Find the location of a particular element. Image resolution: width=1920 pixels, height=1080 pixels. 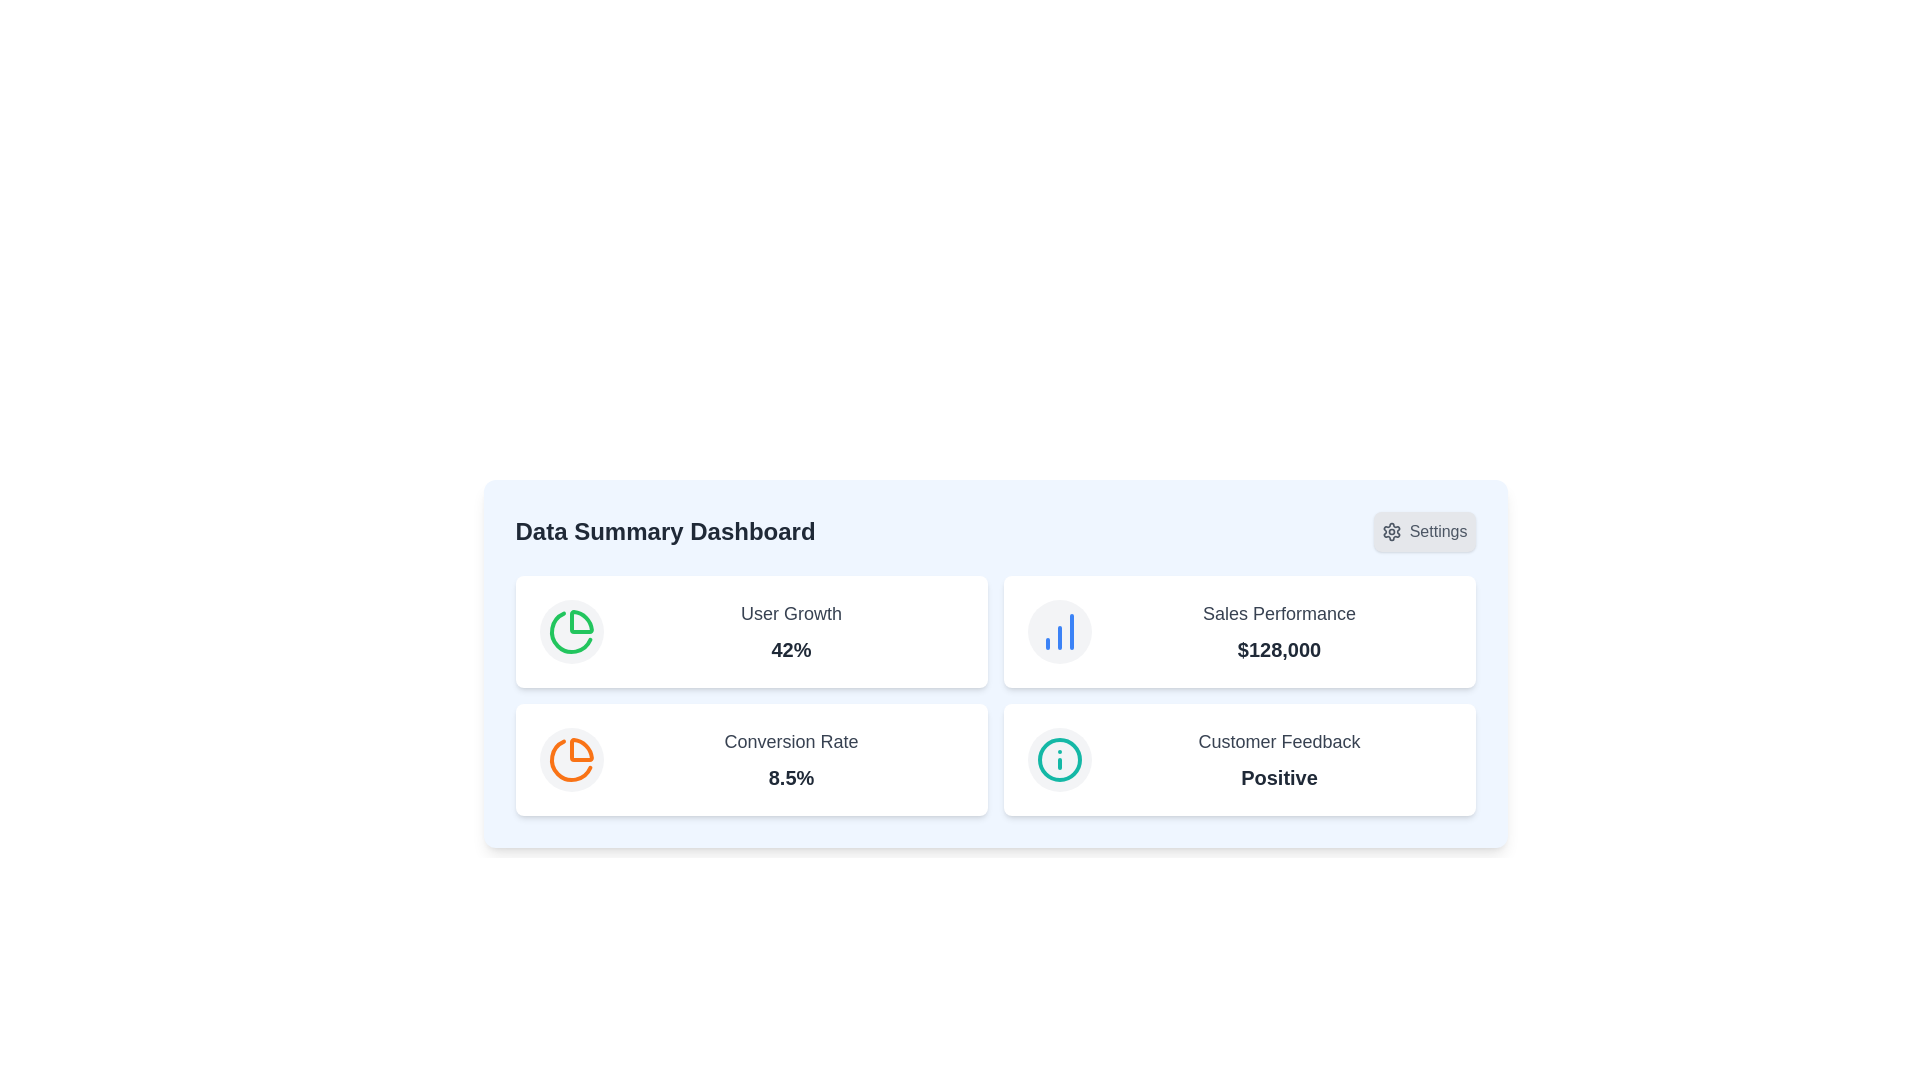

the circular icon with a pie chart design that represents 'User Growth' and is predominantly green, located within a light-gray background is located at coordinates (570, 632).